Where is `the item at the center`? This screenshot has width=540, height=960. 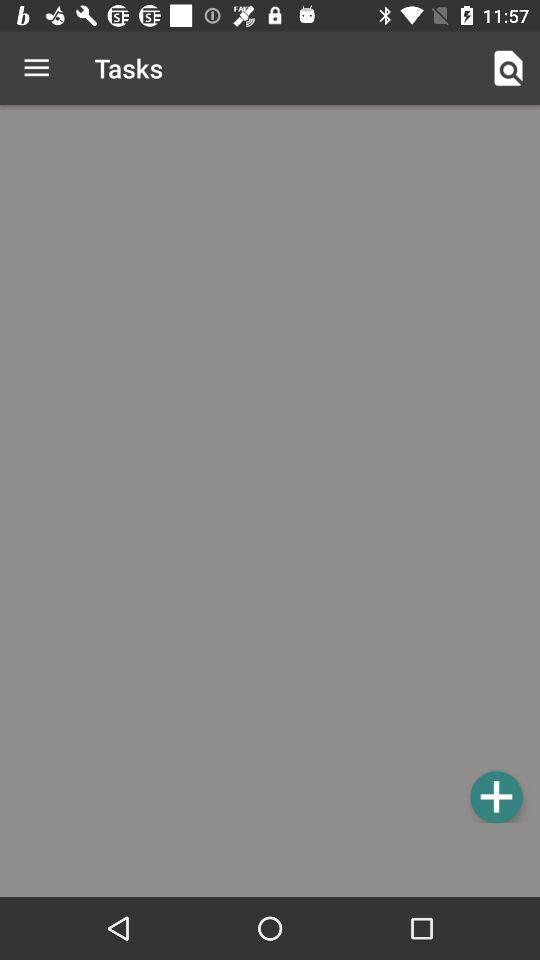 the item at the center is located at coordinates (270, 467).